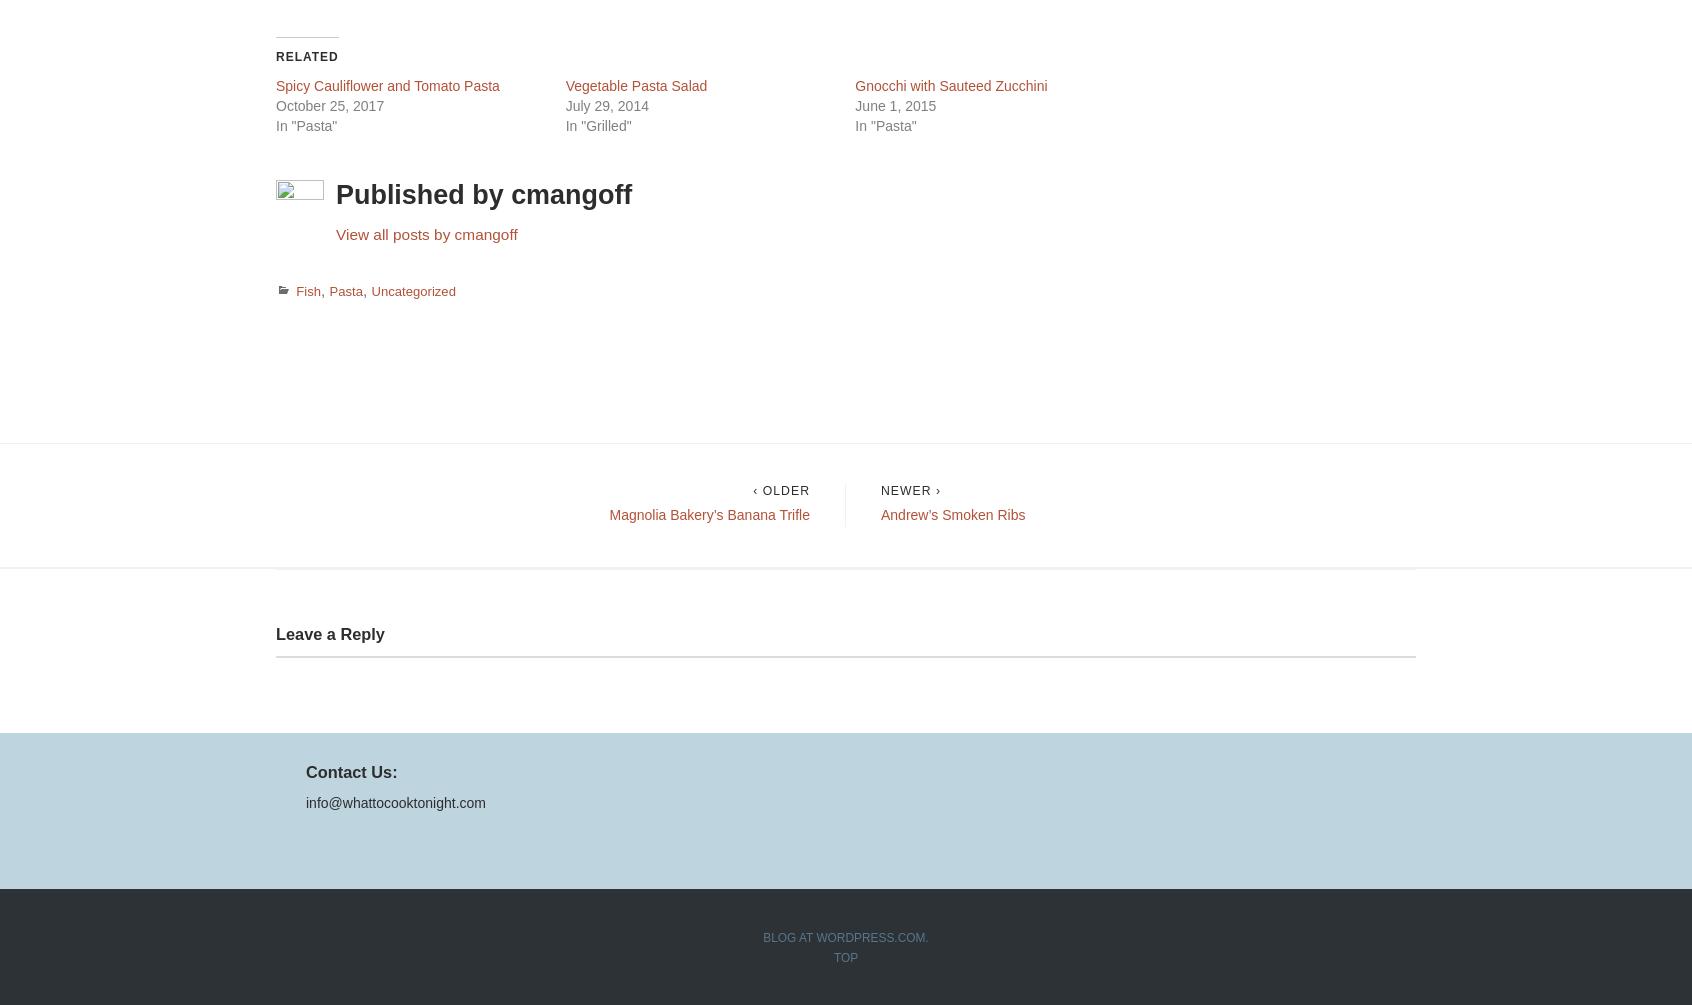 The image size is (1692, 1005). I want to click on 'Andrew’s Smoken Ribs', so click(952, 512).